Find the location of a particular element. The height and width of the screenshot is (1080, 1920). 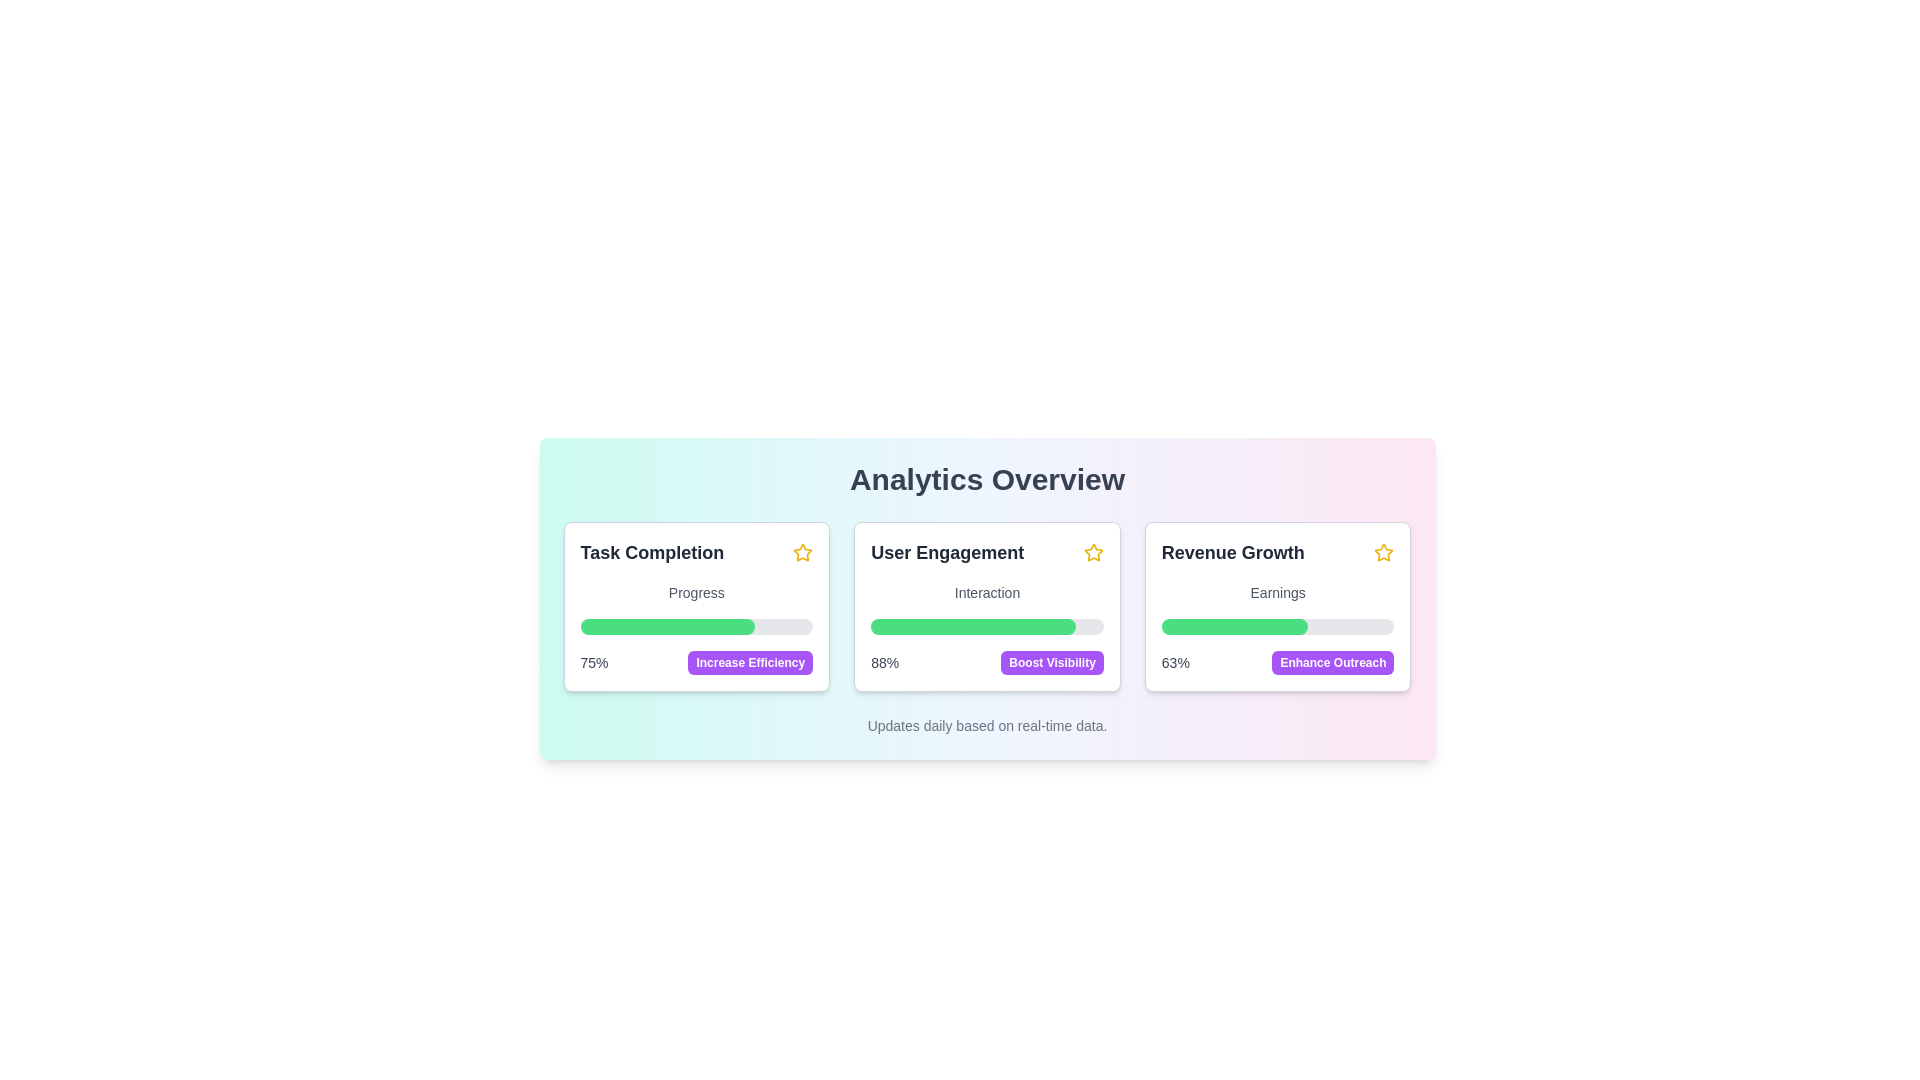

the star-shaped icon with a yellow border located is located at coordinates (1092, 552).